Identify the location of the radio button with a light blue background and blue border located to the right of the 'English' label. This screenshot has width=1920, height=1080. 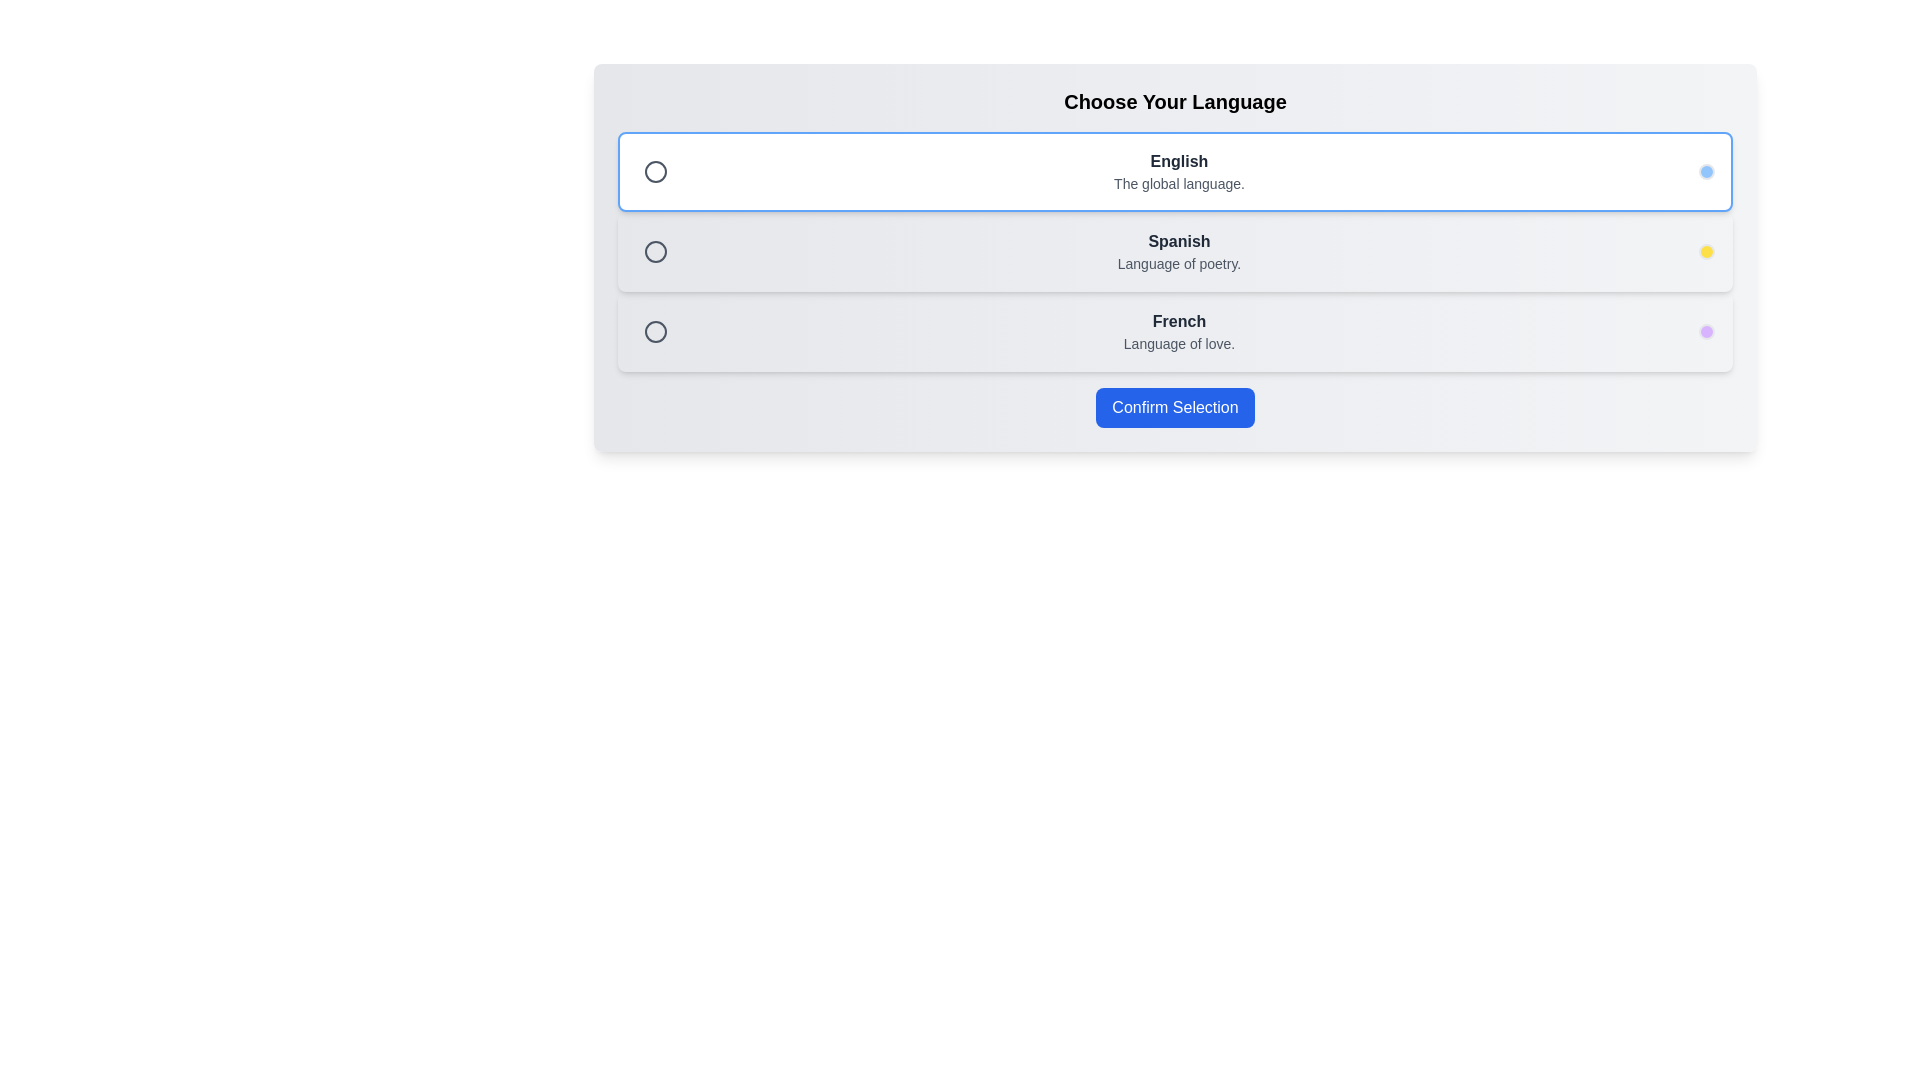
(1706, 171).